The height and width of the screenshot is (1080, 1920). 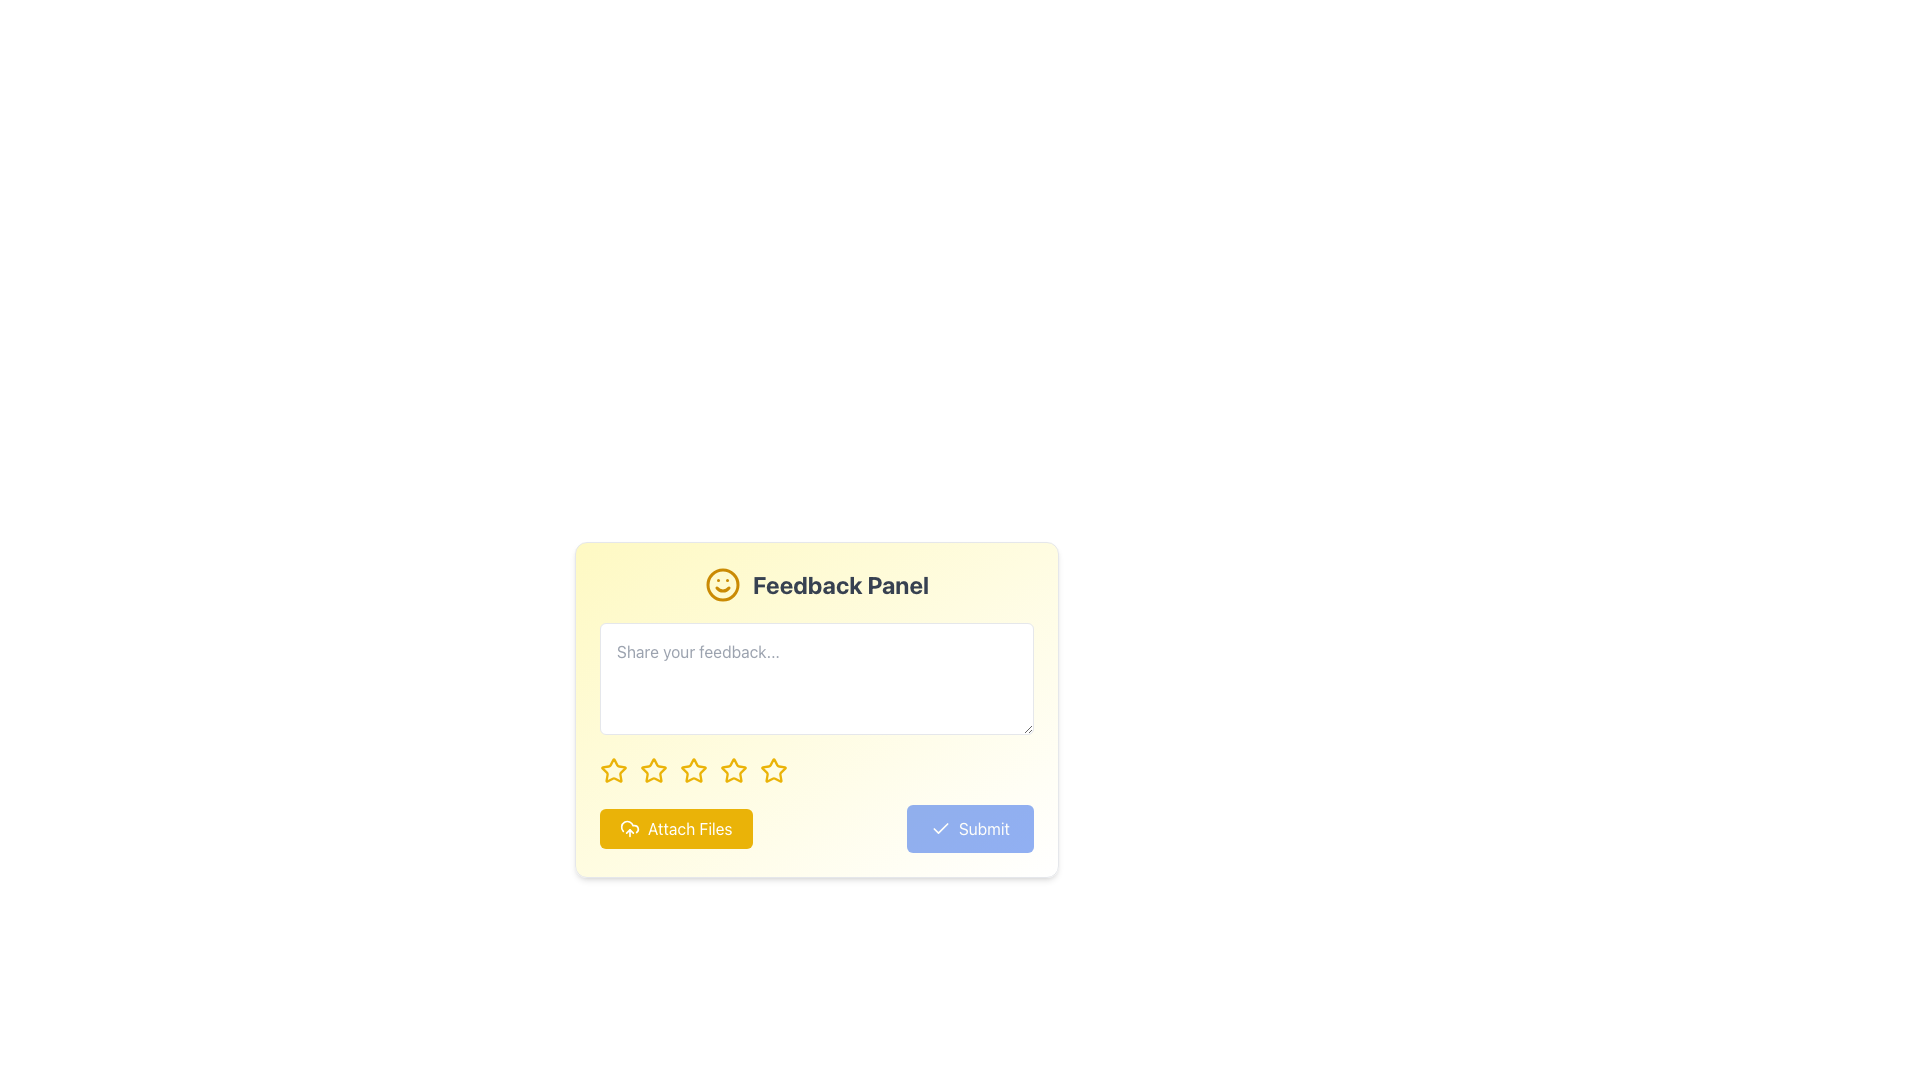 What do you see at coordinates (676, 829) in the screenshot?
I see `the 'Attach Files' button, which is a yellow rectangular button with rounded corners, featuring a white cloud-like upload icon and the text 'Attach Files' centered in white, located in the bottom-left section of the 'Feedback Panel'` at bounding box center [676, 829].